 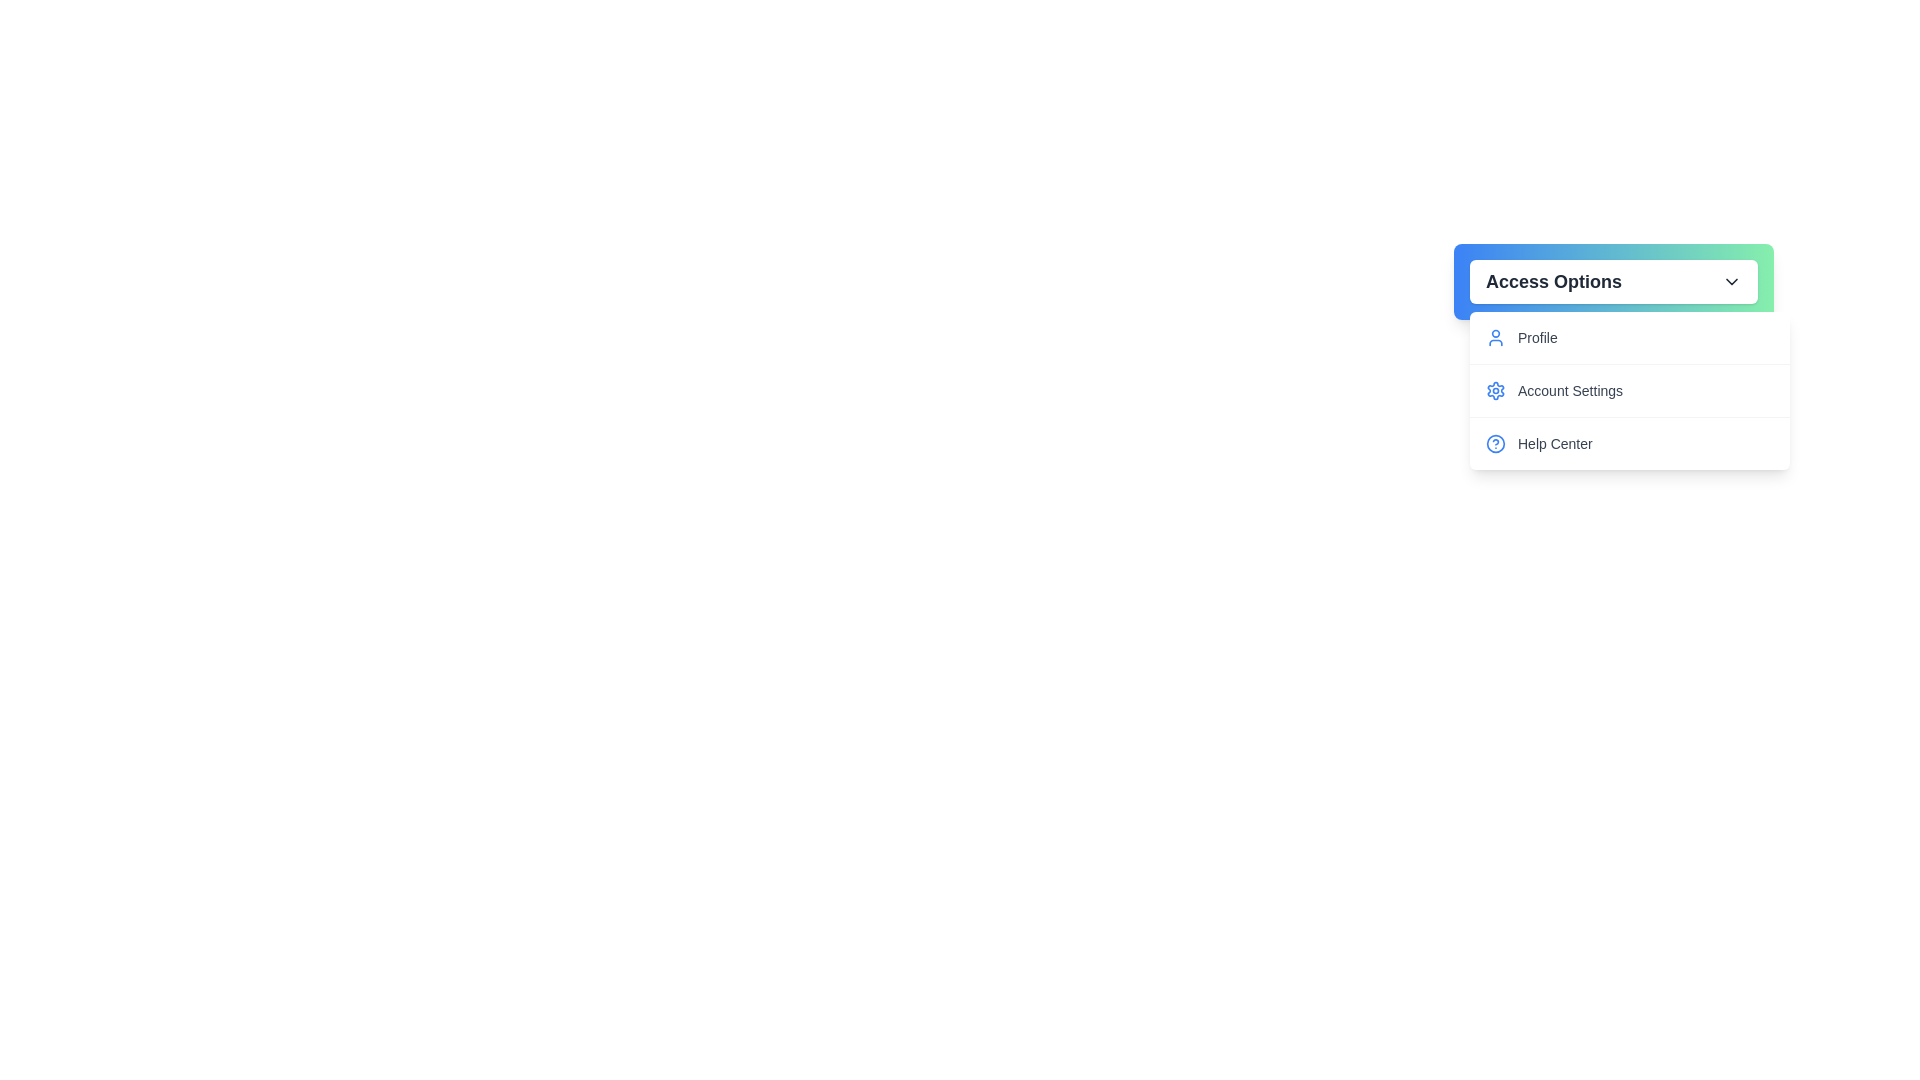 What do you see at coordinates (1496, 442) in the screenshot?
I see `the decorative Circular icon element that complements the 'Help Center' option in the options drop-down menu, located under the 'Access Options' button` at bounding box center [1496, 442].